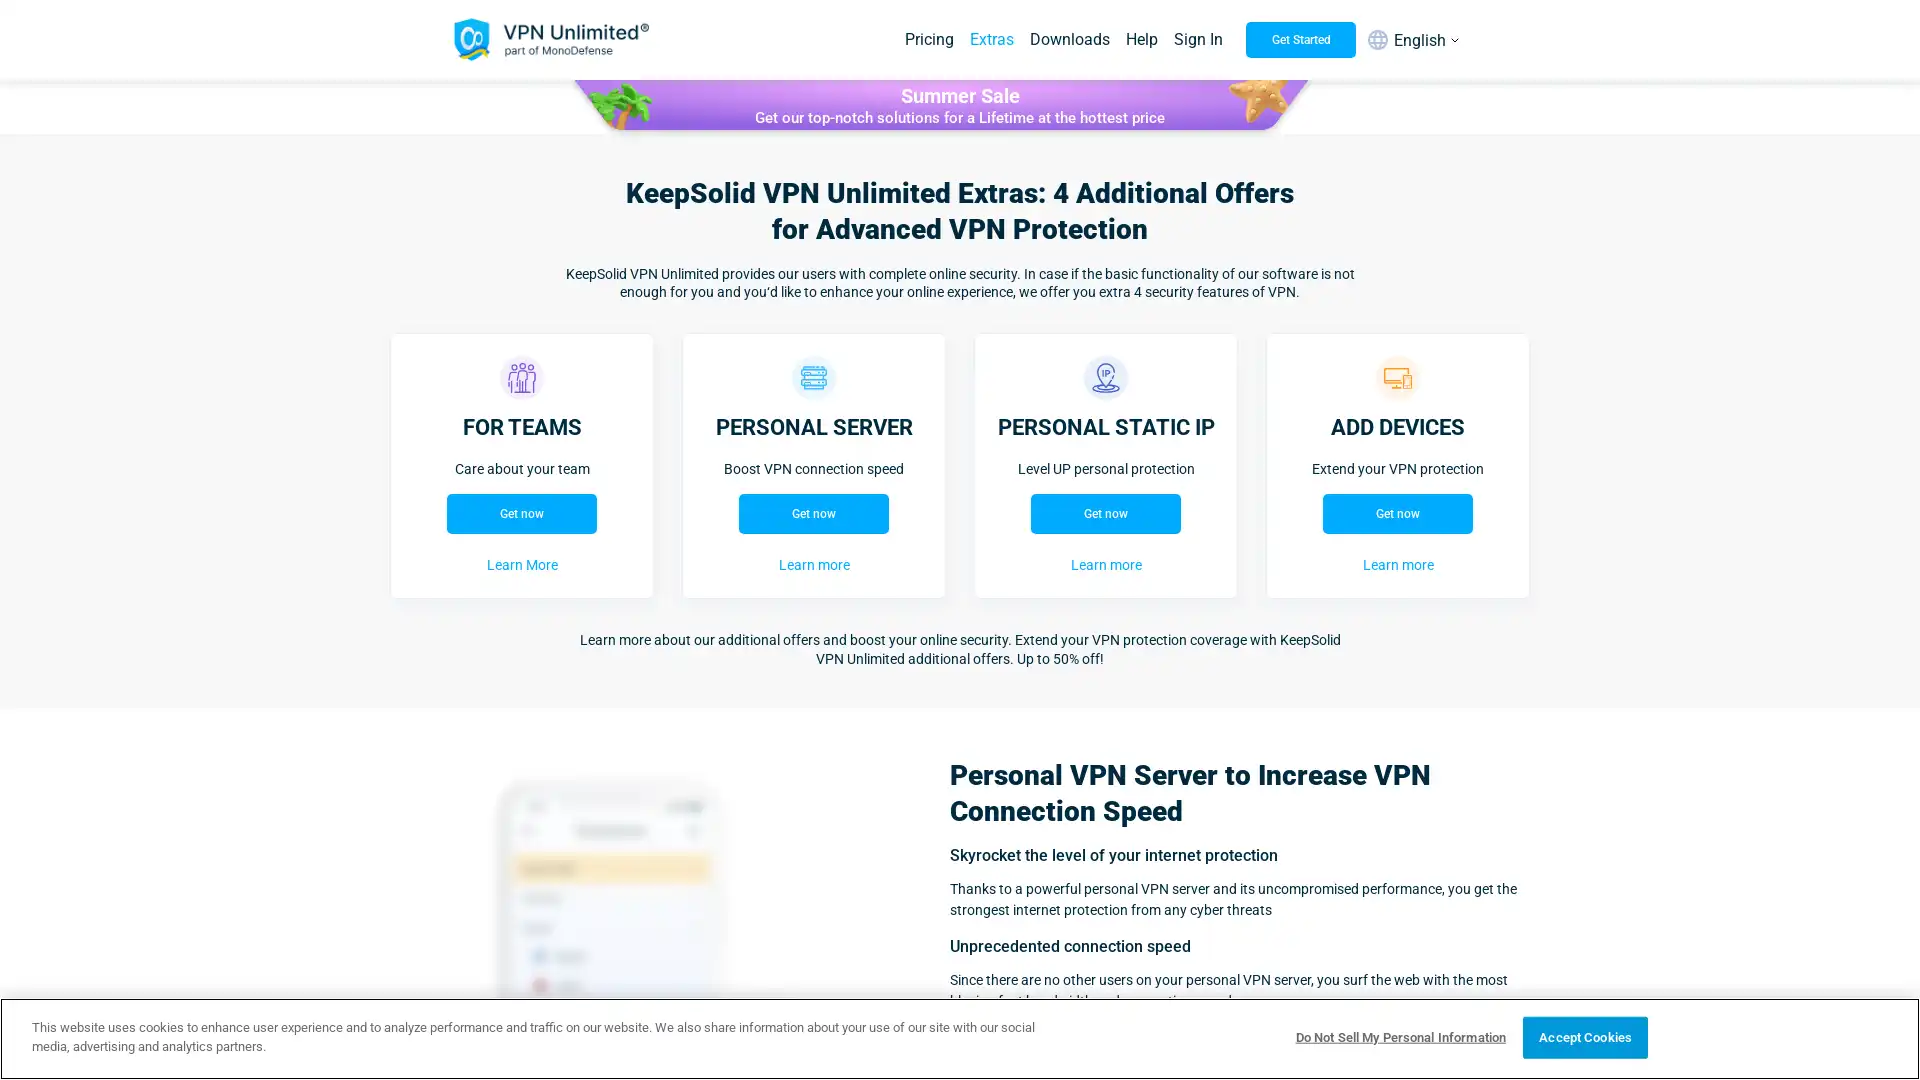 Image resolution: width=1920 pixels, height=1080 pixels. I want to click on Accept Cookies, so click(1584, 1036).